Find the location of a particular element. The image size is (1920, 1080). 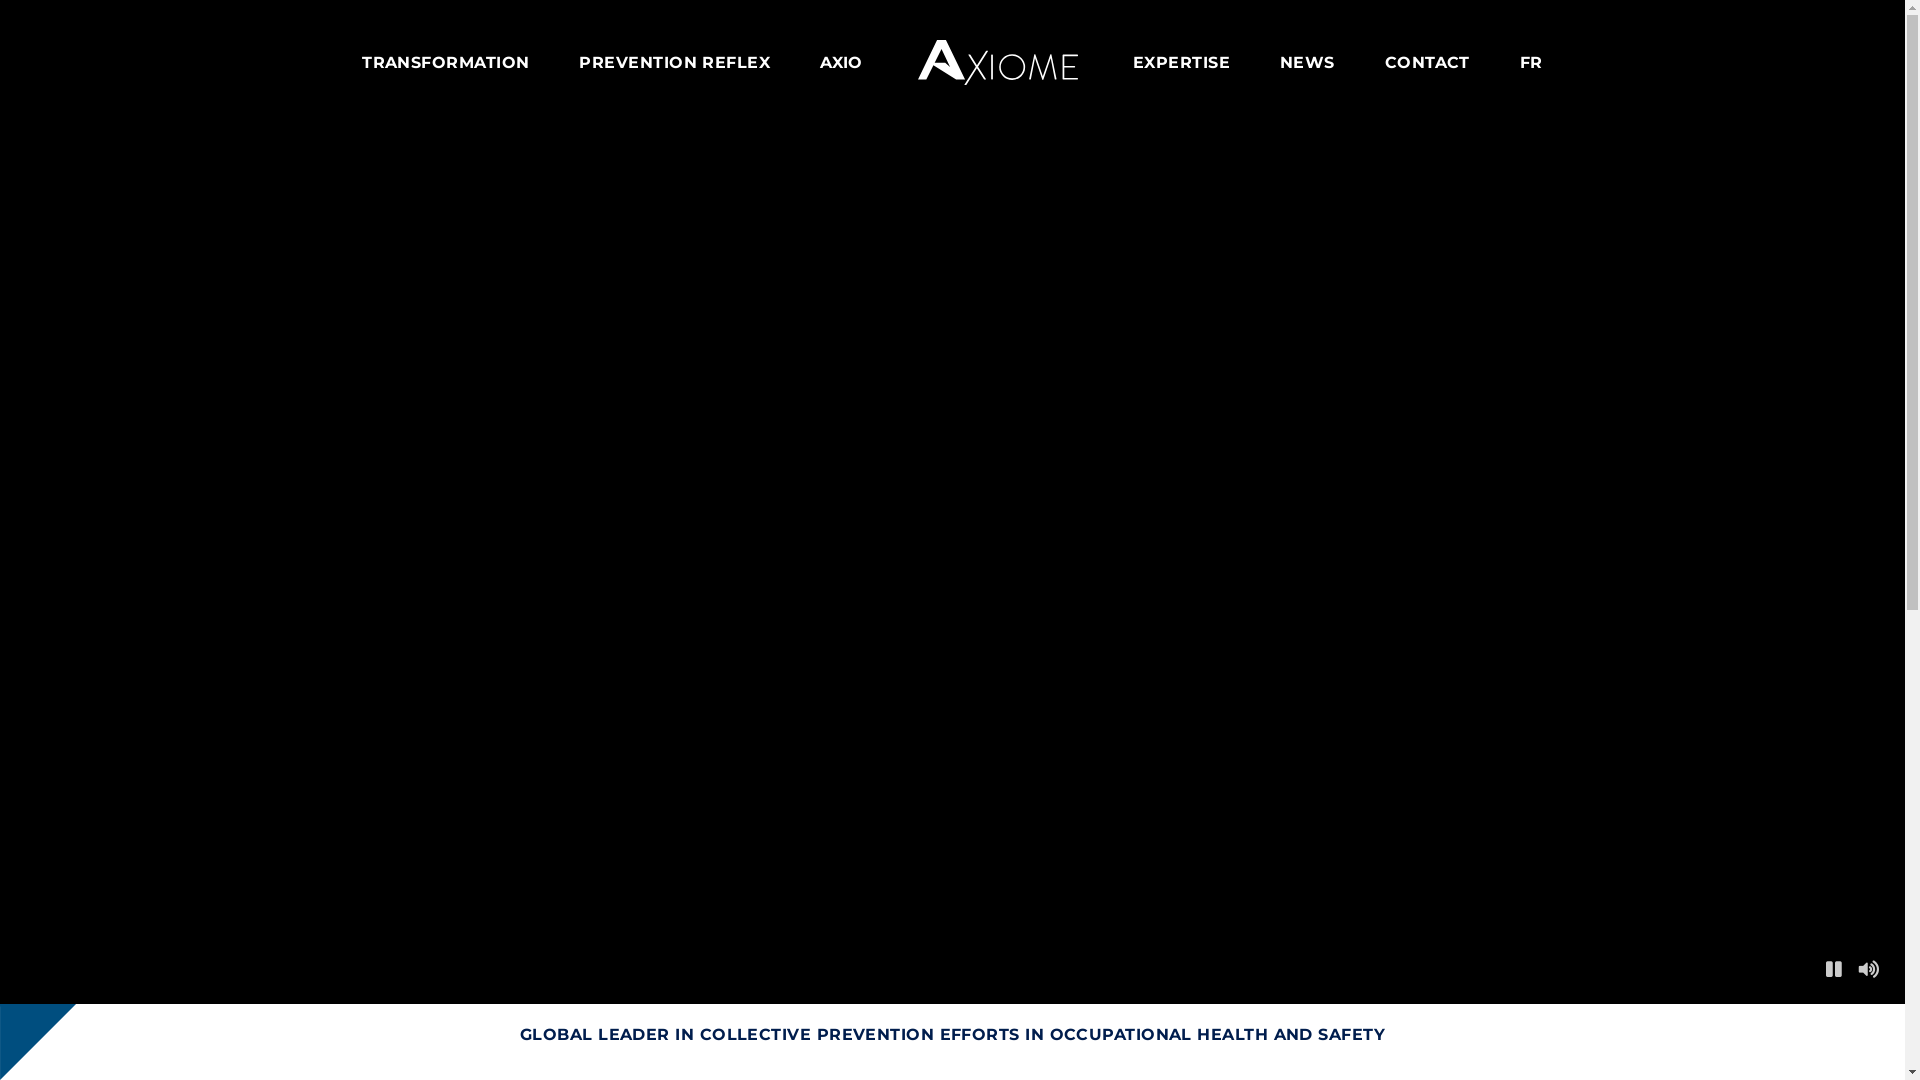

'CONTACT' is located at coordinates (1426, 62).